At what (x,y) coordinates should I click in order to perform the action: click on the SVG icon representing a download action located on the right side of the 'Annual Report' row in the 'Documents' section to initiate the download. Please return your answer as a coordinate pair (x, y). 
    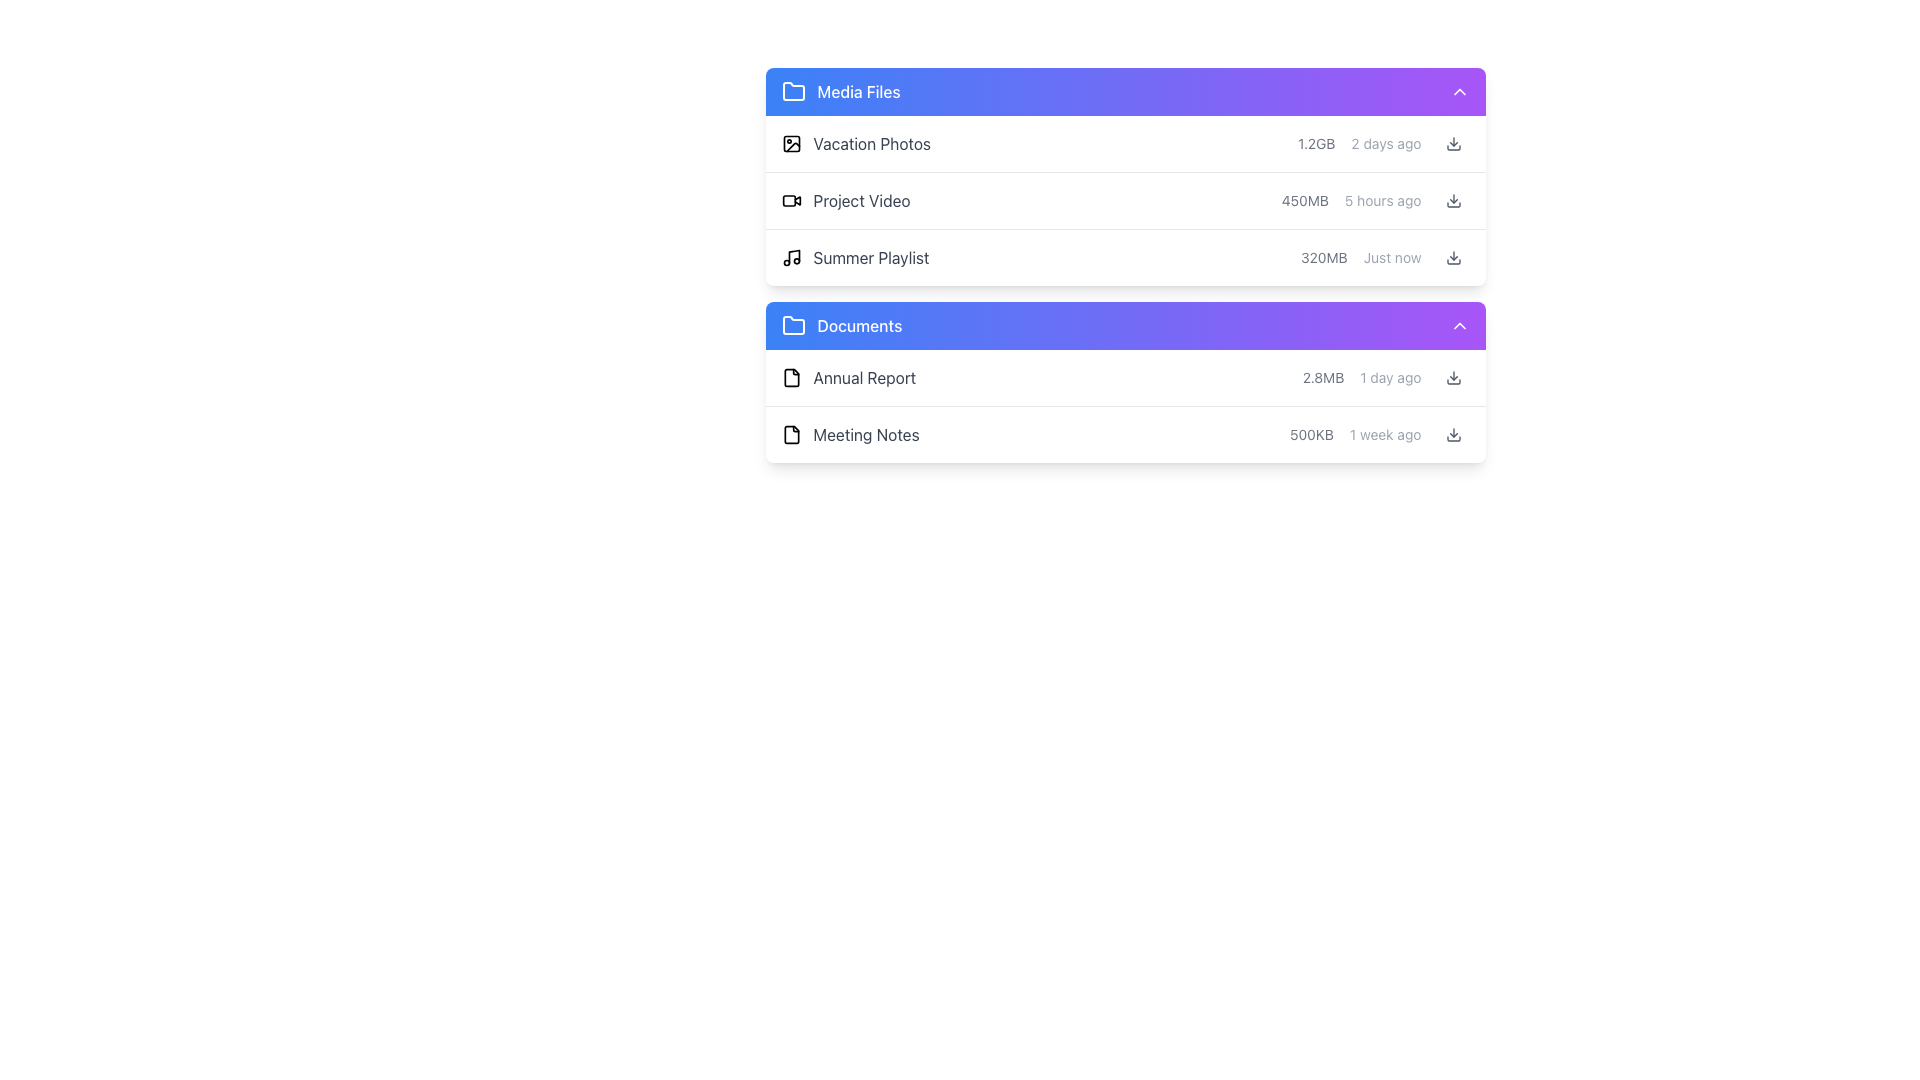
    Looking at the image, I should click on (1453, 378).